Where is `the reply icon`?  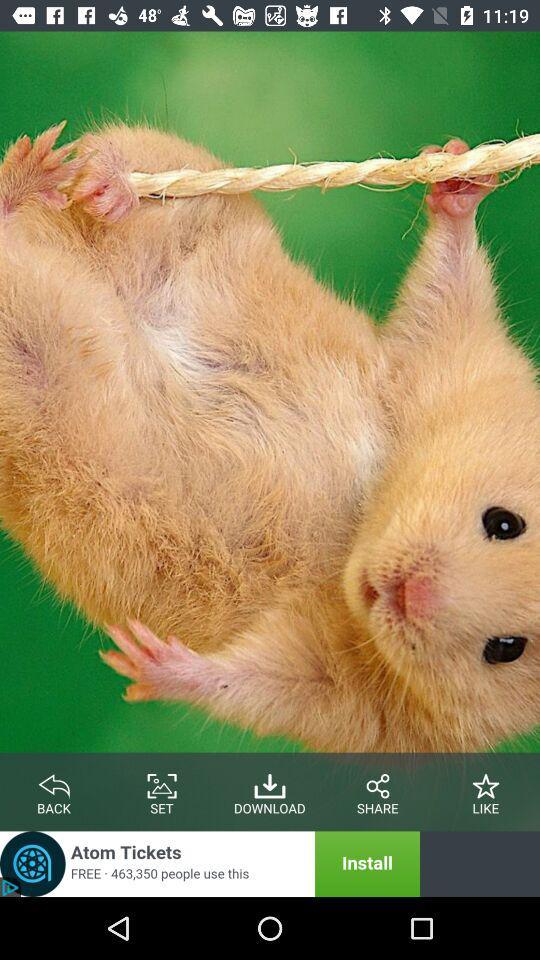 the reply icon is located at coordinates (54, 782).